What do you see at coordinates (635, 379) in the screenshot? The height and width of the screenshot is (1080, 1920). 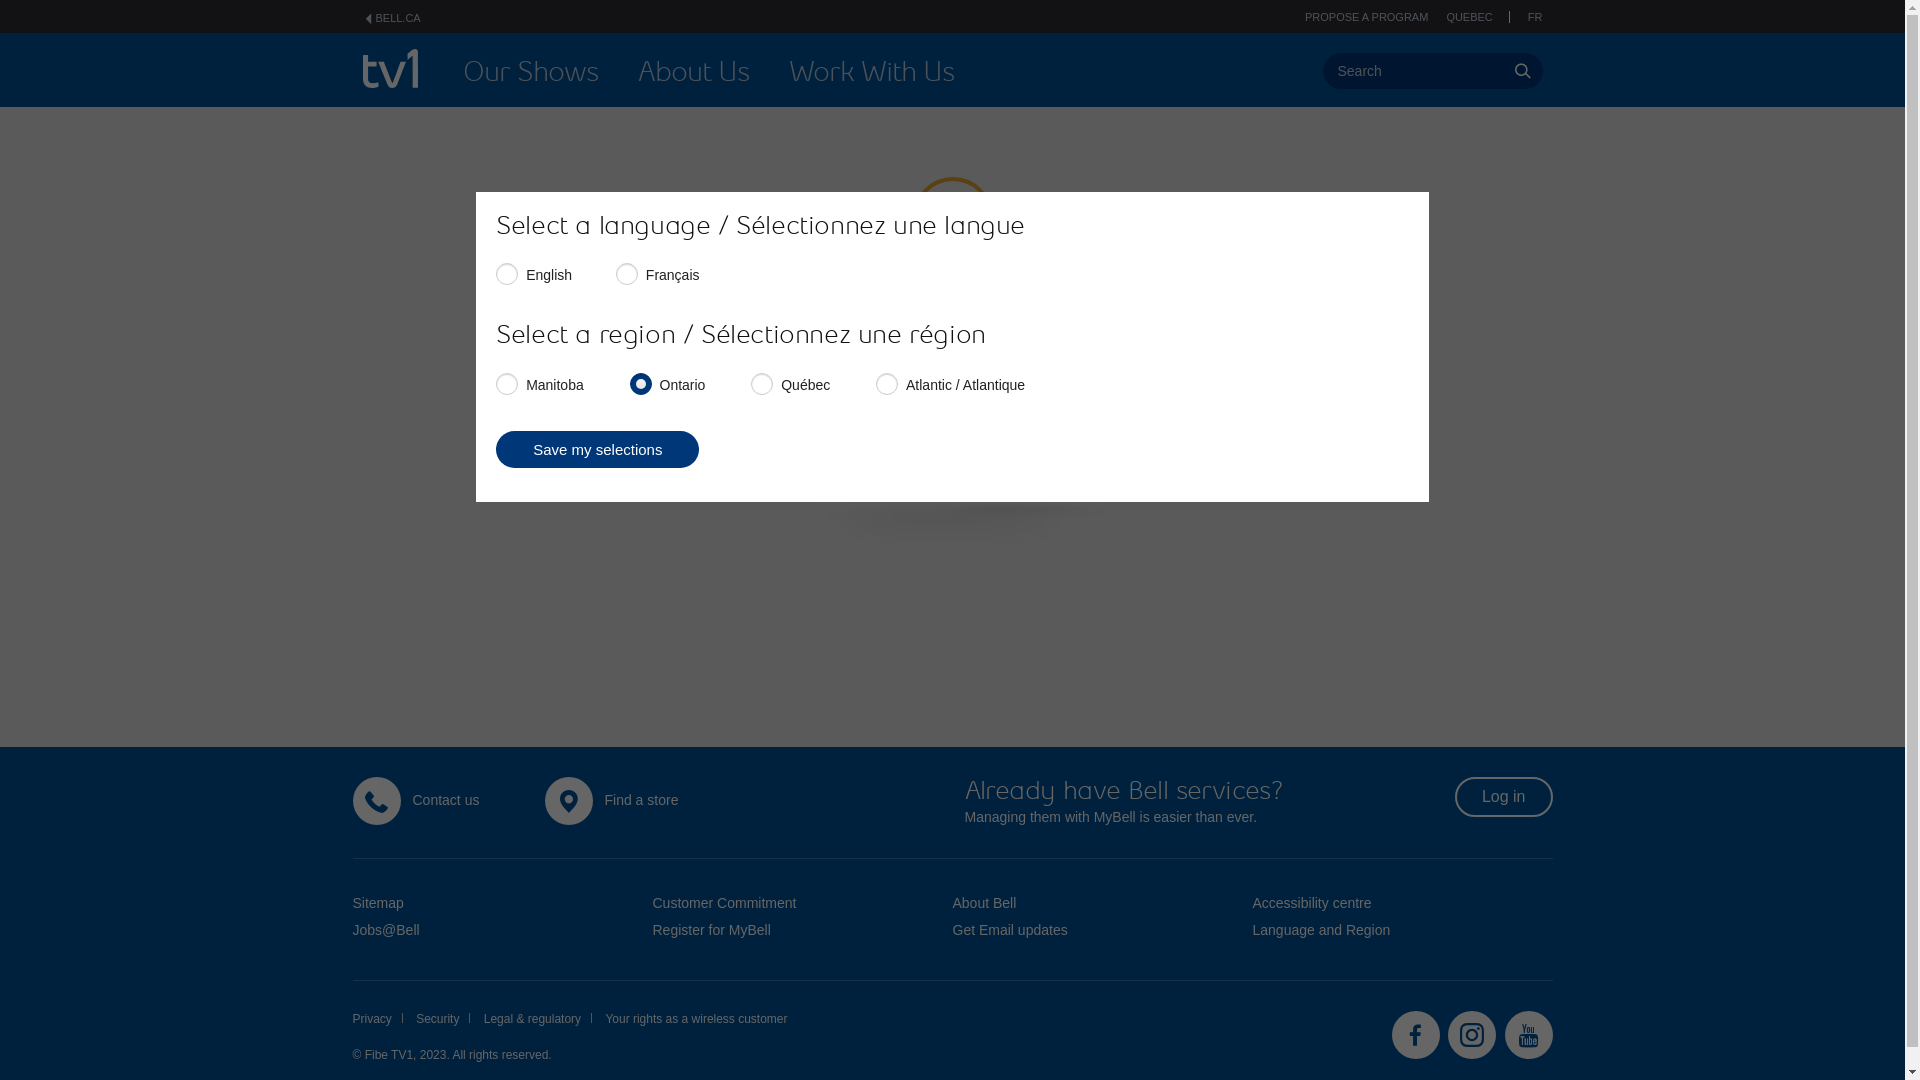 I see `'Ontario'` at bounding box center [635, 379].